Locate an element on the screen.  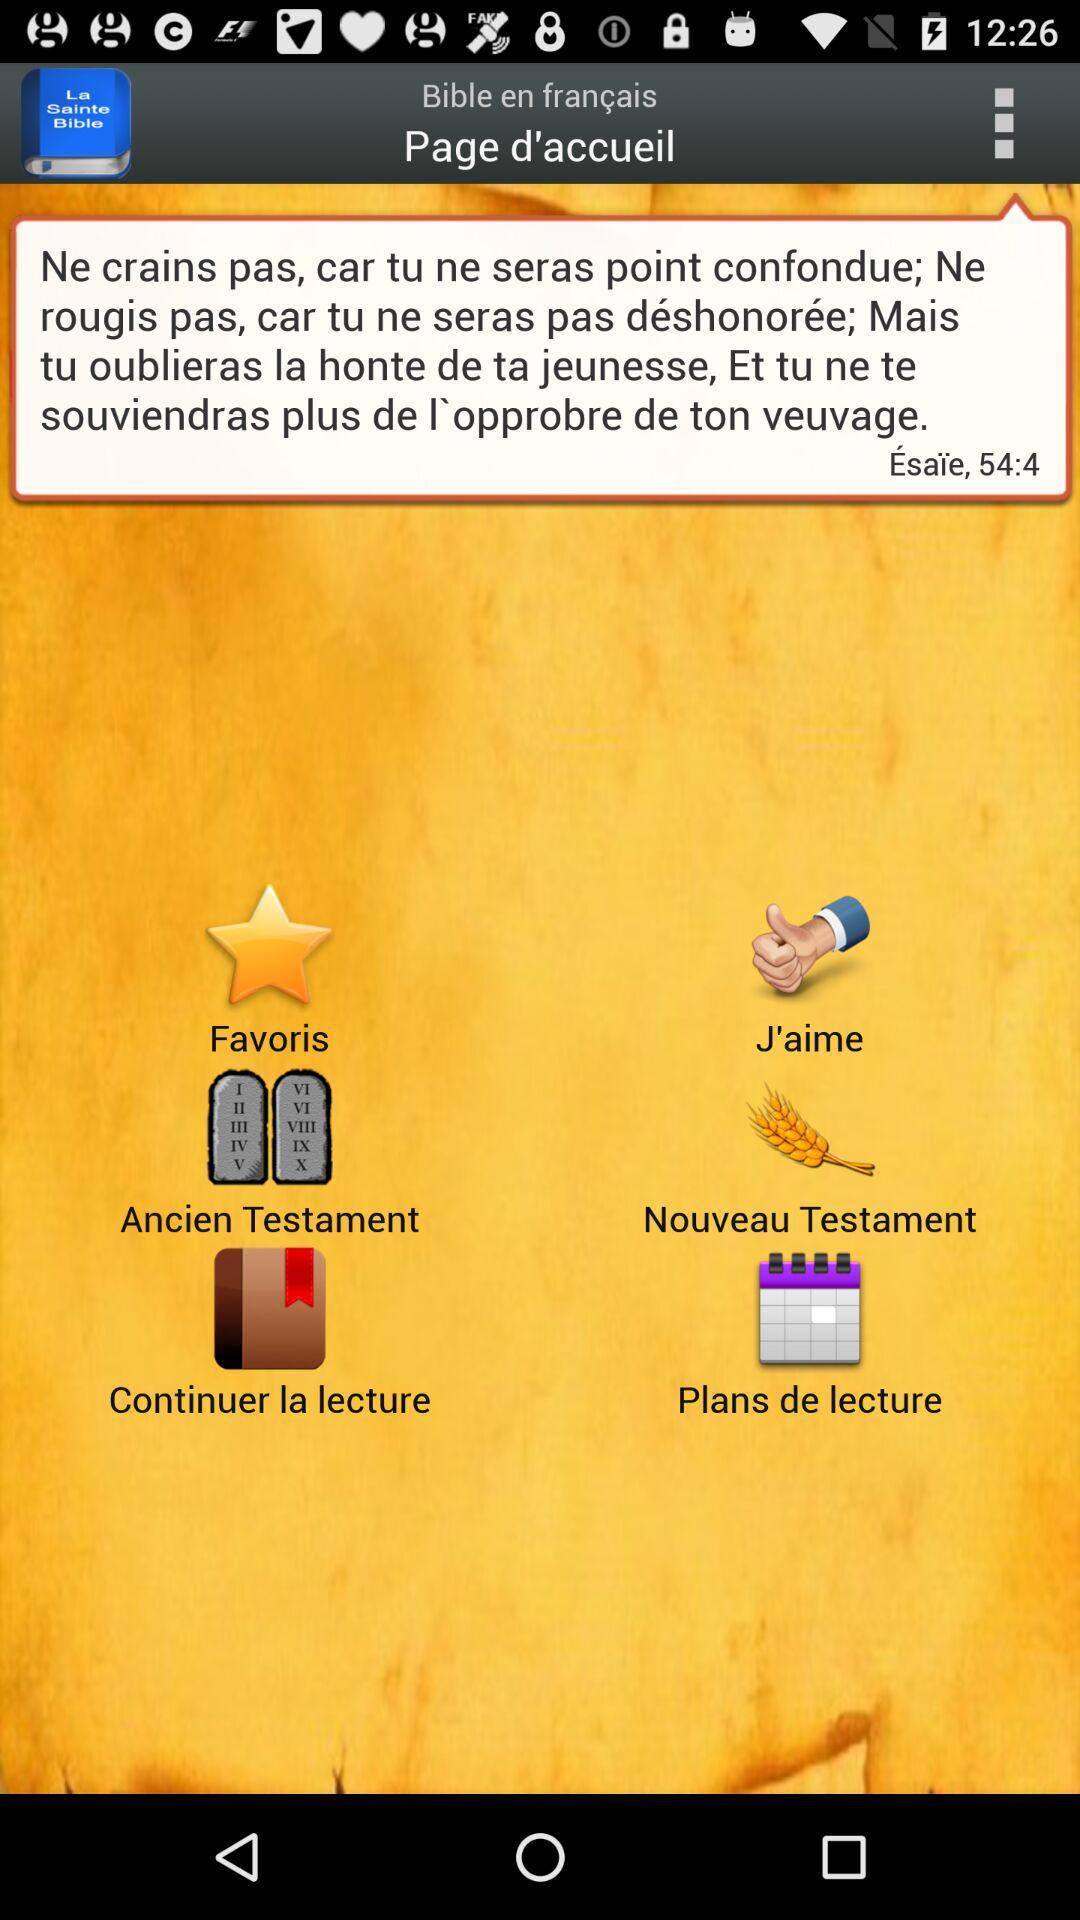
page is located at coordinates (268, 1308).